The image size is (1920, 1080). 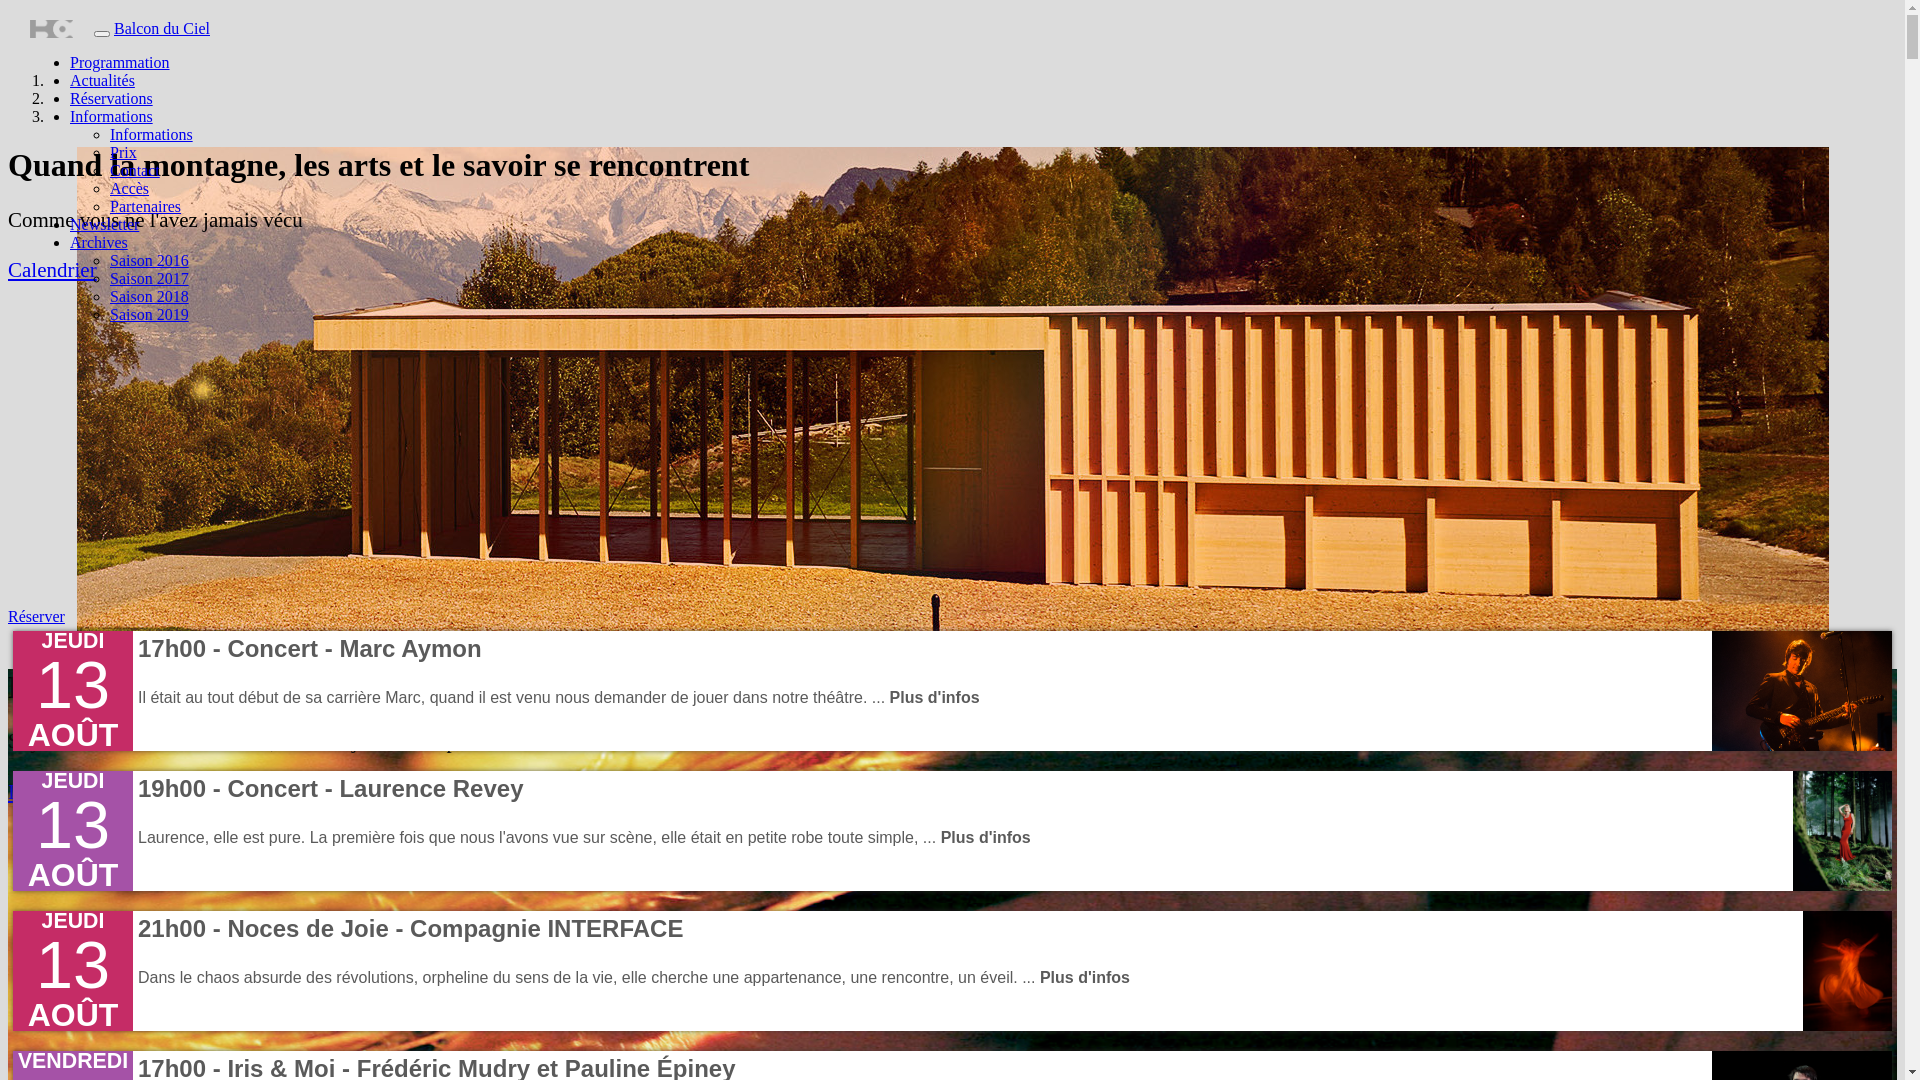 I want to click on 'Toggle navigation', so click(x=100, y=34).